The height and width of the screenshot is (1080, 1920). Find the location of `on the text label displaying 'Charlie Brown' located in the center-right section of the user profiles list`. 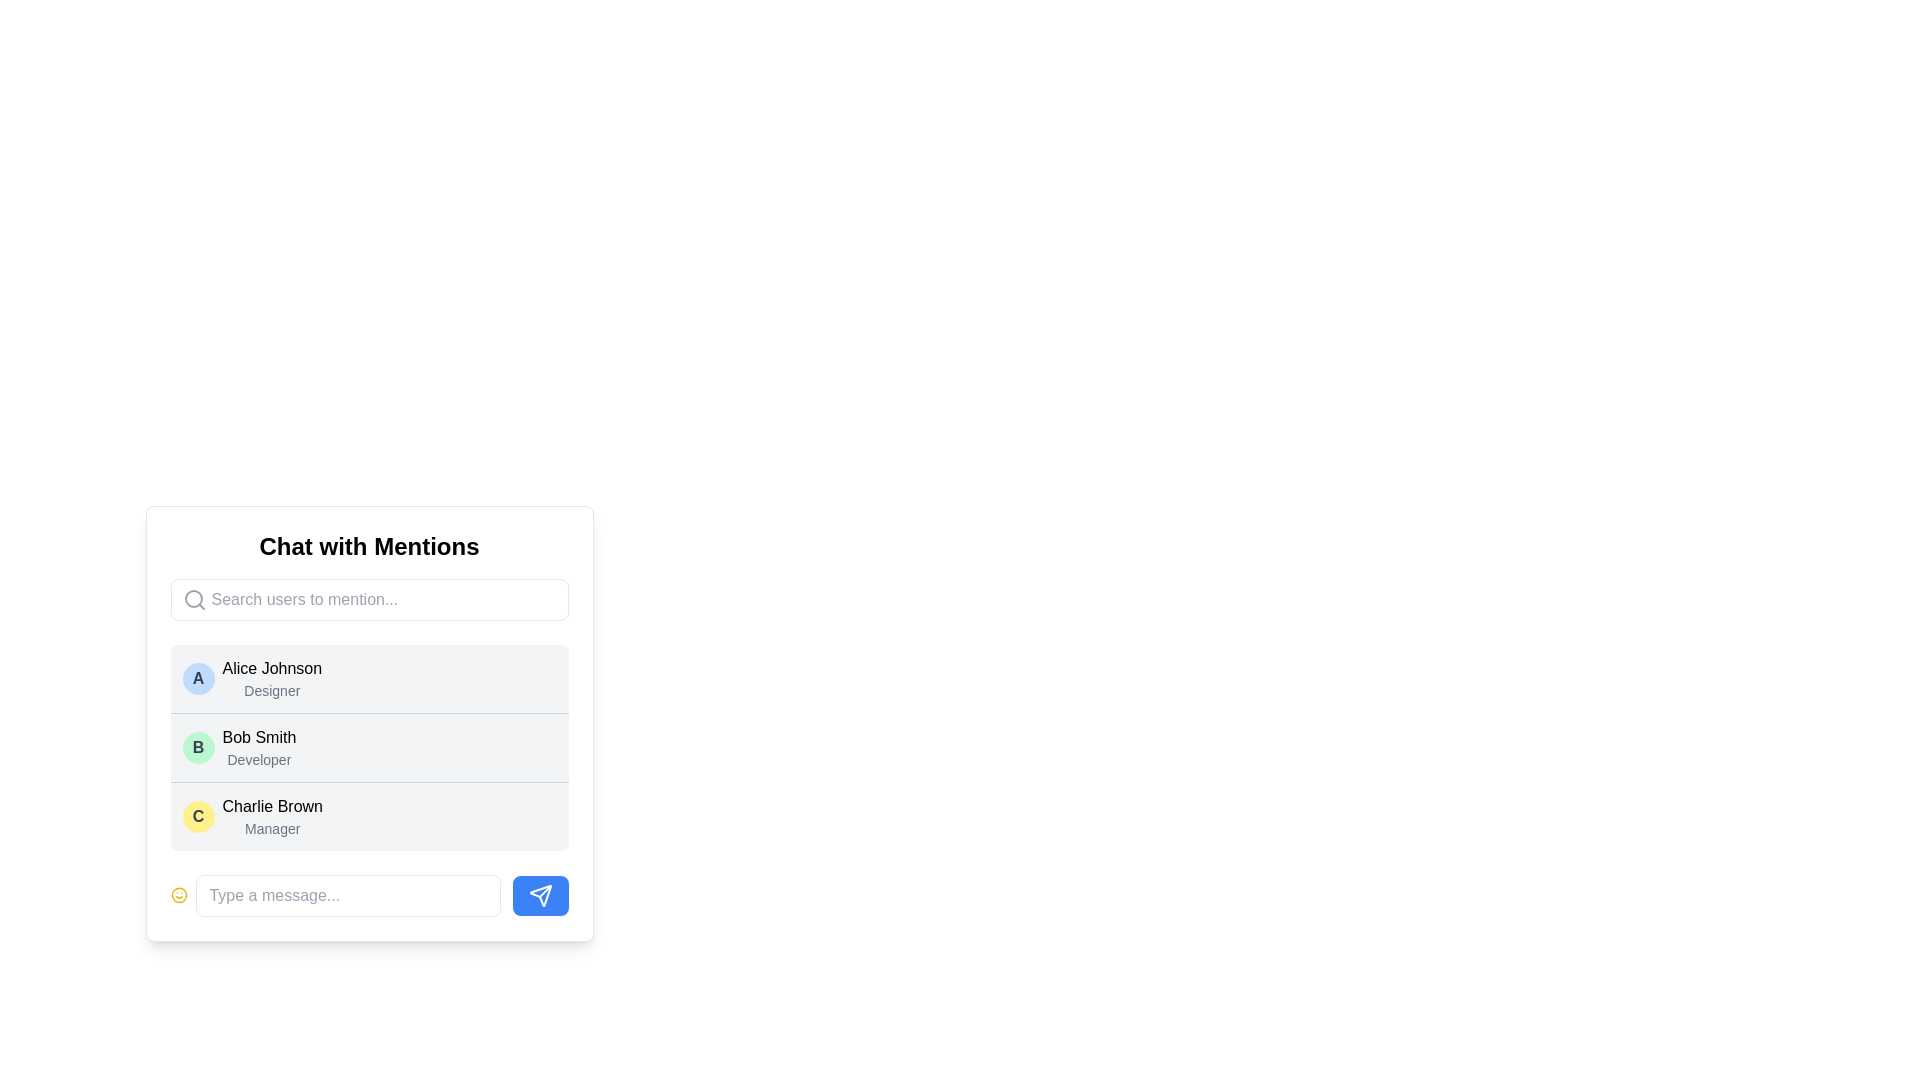

on the text label displaying 'Charlie Brown' located in the center-right section of the user profiles list is located at coordinates (271, 805).